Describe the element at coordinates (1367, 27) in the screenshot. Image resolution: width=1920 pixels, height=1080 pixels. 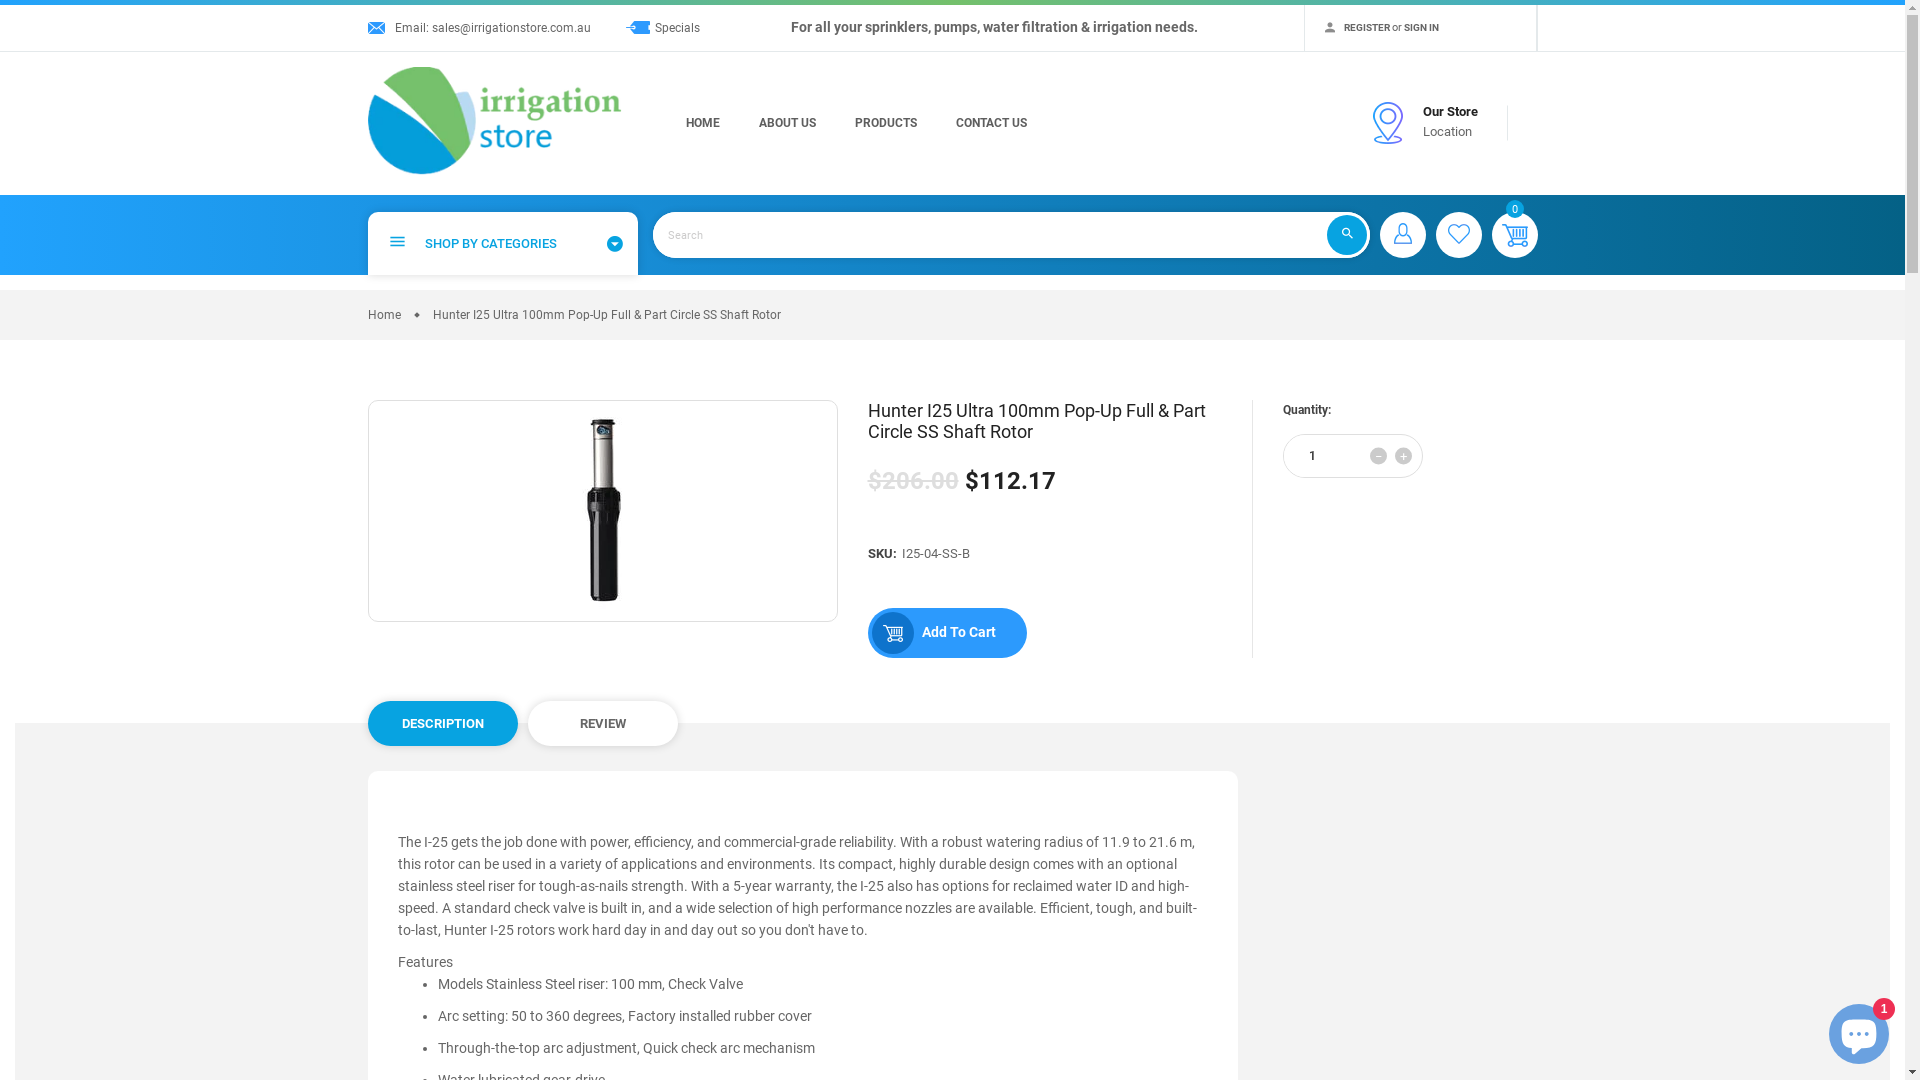
I see `'REGISTER'` at that location.